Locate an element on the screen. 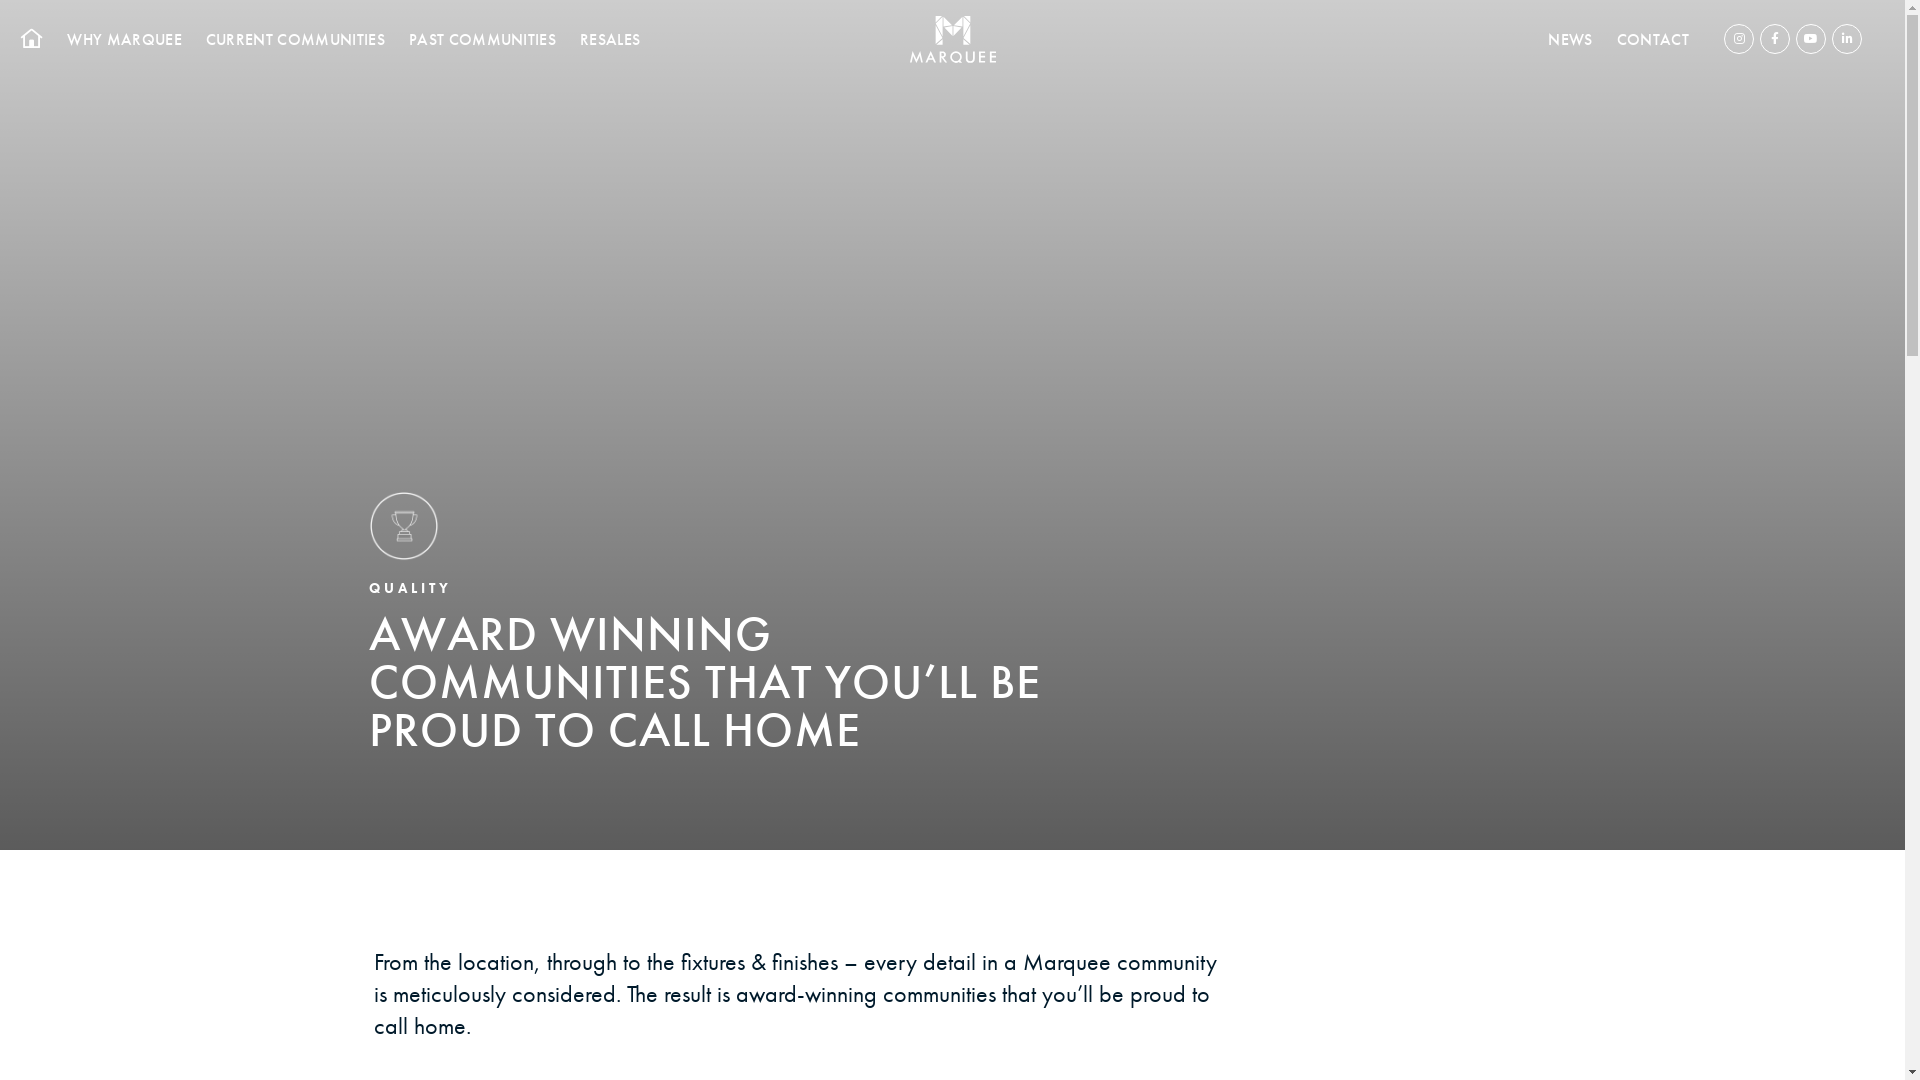 The height and width of the screenshot is (1080, 1920). 'Skip to primary navigation' is located at coordinates (0, 0).